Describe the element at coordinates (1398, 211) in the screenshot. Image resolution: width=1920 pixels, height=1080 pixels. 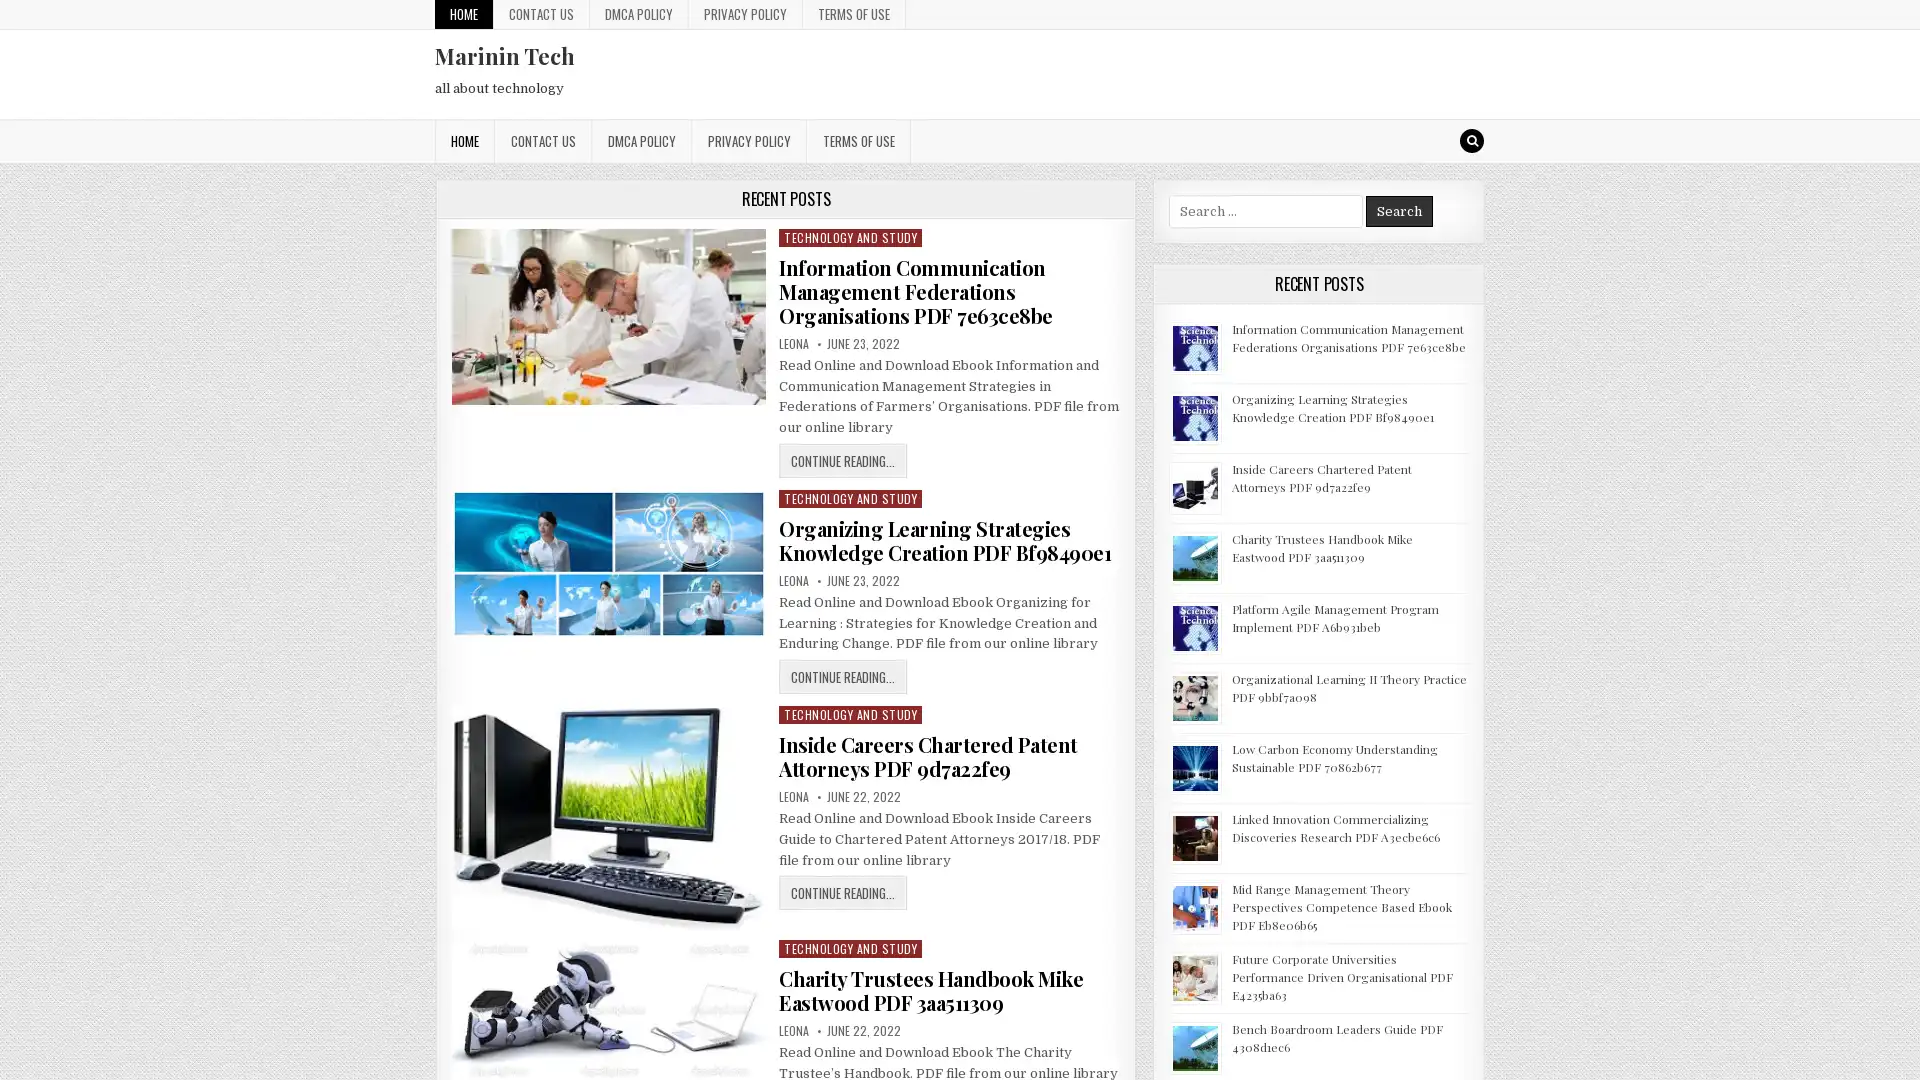
I see `Search` at that location.